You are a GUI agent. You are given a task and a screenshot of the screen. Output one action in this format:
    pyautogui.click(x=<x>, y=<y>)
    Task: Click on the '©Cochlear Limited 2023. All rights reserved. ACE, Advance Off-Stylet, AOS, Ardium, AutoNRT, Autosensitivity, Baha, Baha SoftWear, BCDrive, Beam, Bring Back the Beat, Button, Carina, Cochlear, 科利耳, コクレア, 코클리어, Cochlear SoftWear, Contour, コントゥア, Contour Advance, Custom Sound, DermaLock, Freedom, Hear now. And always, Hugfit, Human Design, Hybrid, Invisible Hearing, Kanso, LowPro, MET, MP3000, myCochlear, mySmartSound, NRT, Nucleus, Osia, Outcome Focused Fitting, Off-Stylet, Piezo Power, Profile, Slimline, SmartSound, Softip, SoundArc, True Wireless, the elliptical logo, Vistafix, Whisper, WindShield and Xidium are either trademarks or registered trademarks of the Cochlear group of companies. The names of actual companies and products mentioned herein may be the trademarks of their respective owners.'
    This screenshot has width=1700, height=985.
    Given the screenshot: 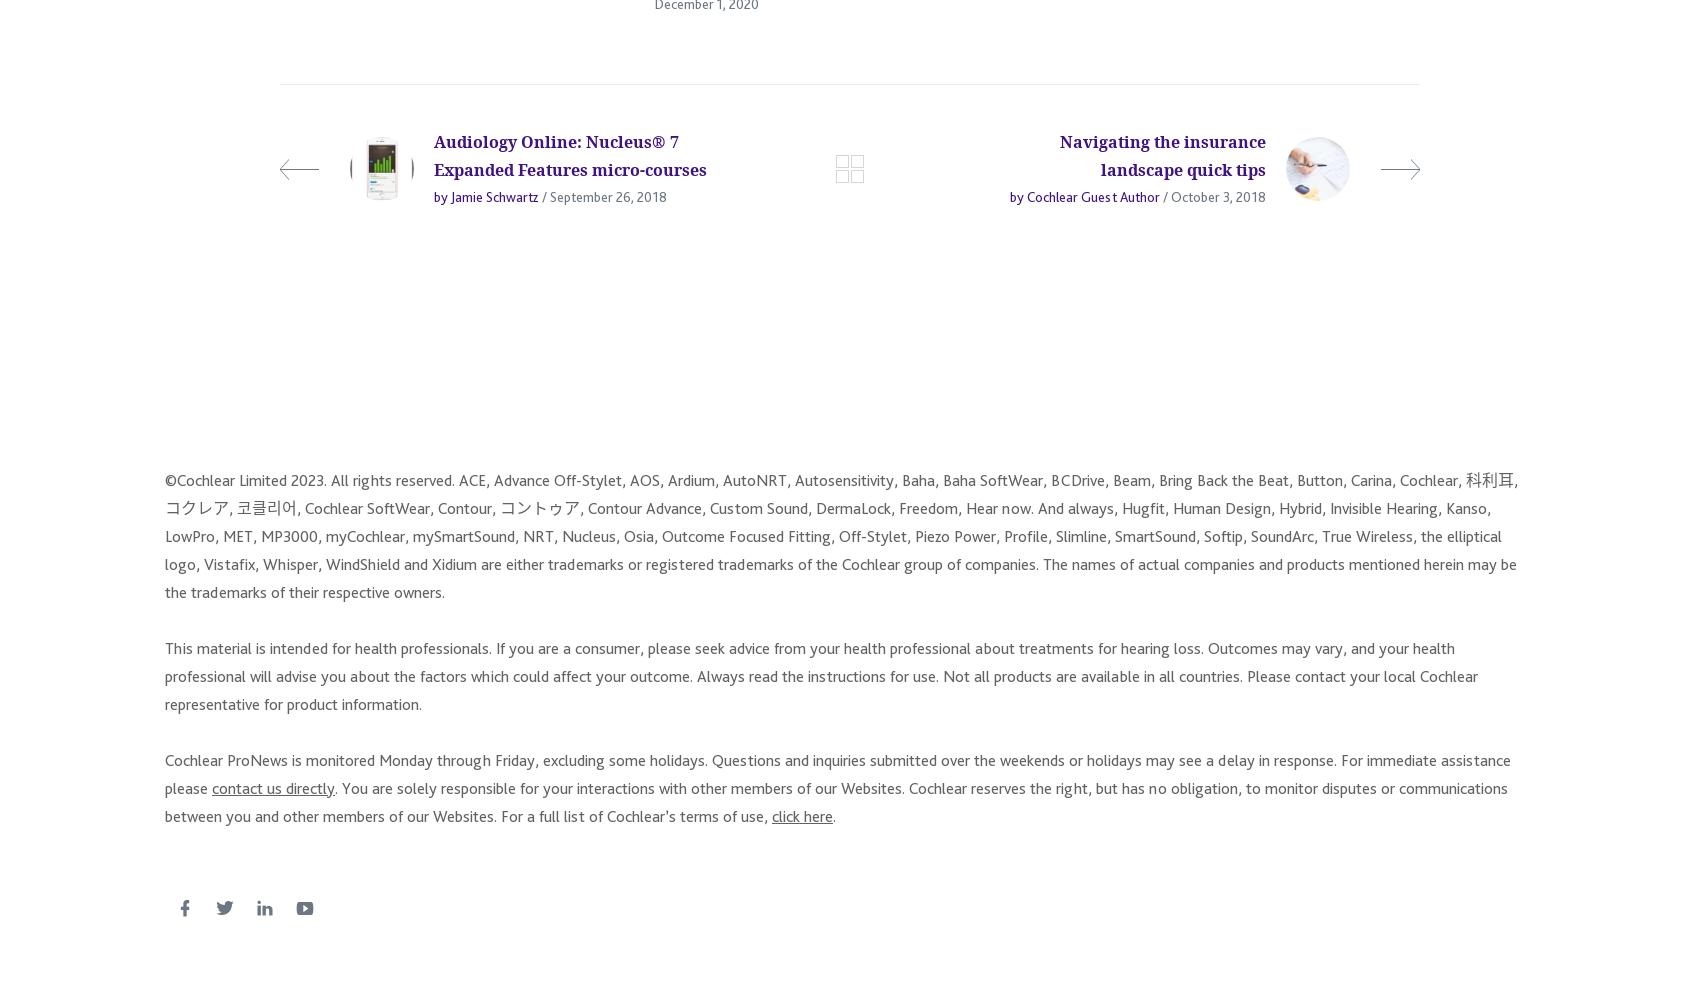 What is the action you would take?
    pyautogui.click(x=164, y=545)
    